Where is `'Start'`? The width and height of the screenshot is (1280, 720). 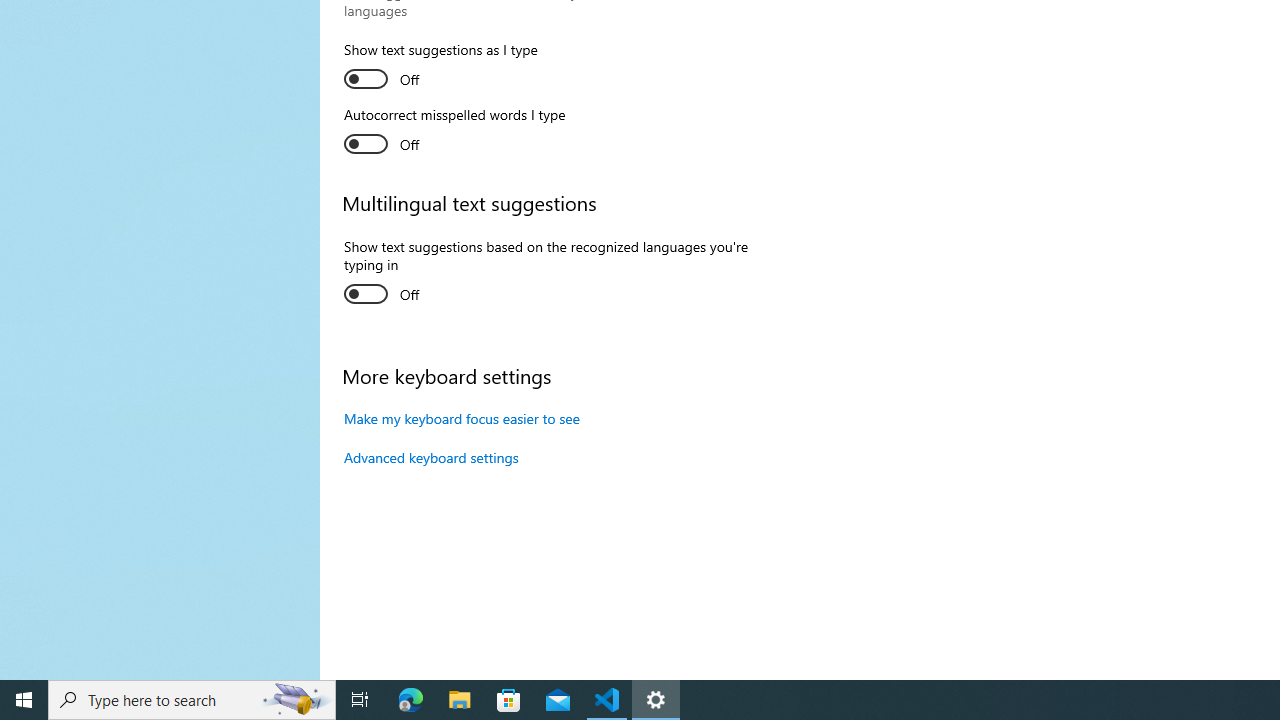
'Start' is located at coordinates (24, 698).